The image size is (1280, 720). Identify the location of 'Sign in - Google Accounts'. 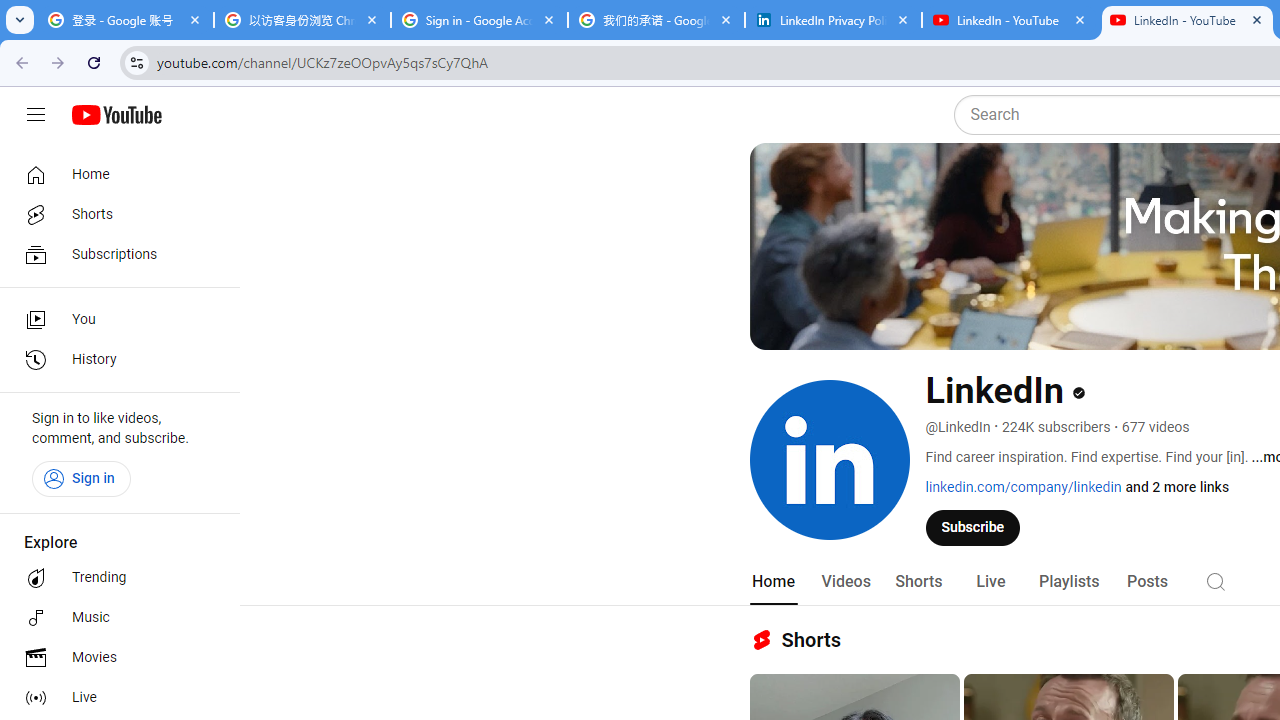
(478, 20).